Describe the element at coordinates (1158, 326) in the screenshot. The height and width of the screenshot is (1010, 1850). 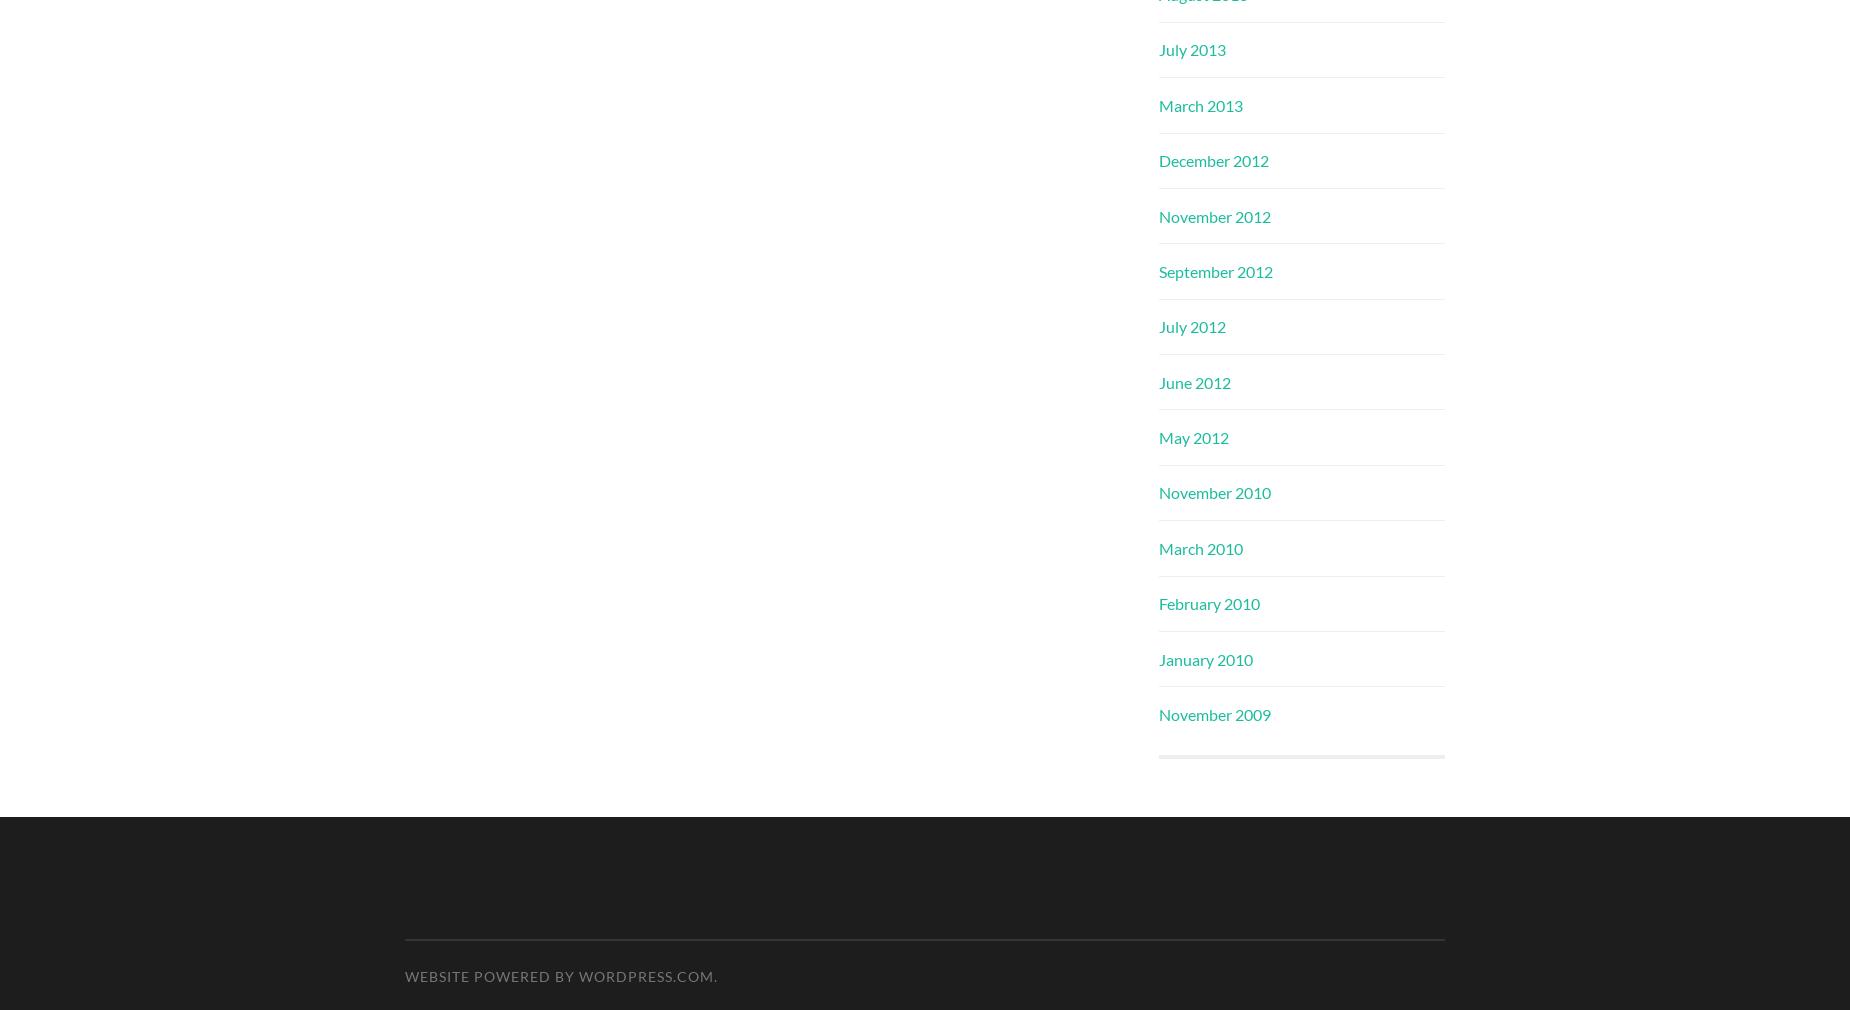
I see `'July 2012'` at that location.